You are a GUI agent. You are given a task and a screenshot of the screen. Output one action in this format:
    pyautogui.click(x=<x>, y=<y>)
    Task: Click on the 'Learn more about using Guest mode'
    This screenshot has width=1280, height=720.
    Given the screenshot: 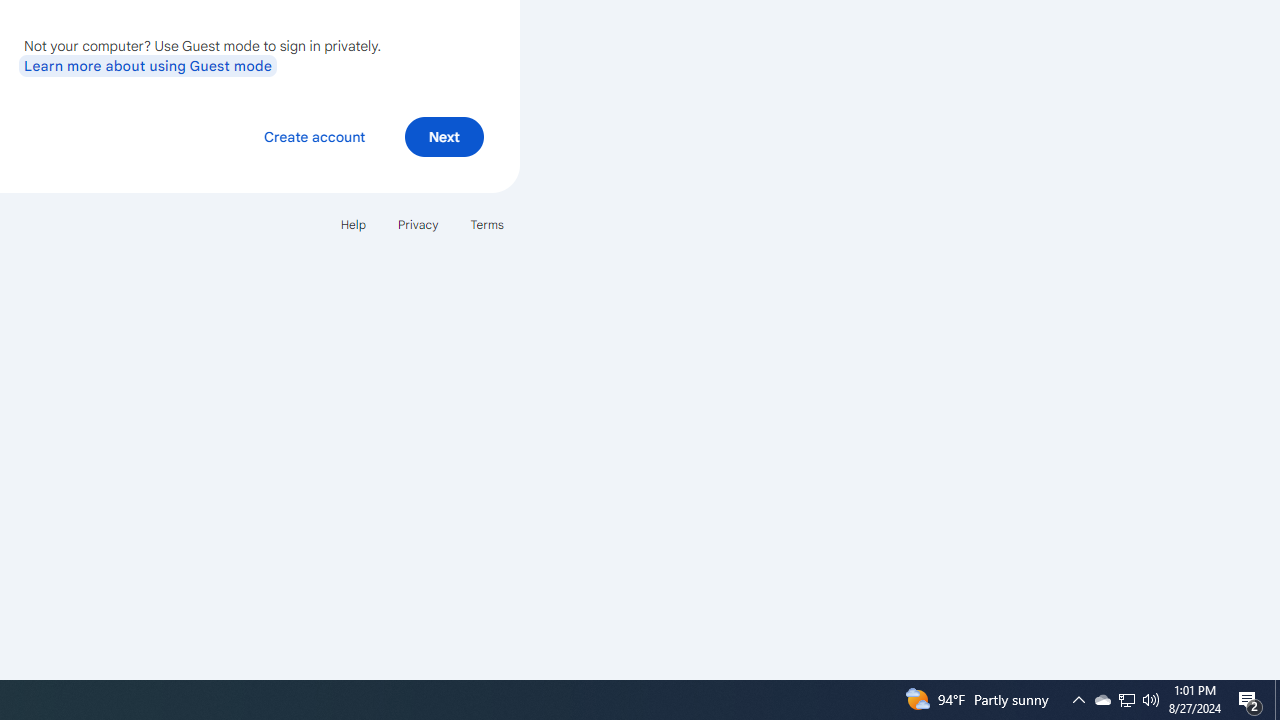 What is the action you would take?
    pyautogui.click(x=147, y=64)
    